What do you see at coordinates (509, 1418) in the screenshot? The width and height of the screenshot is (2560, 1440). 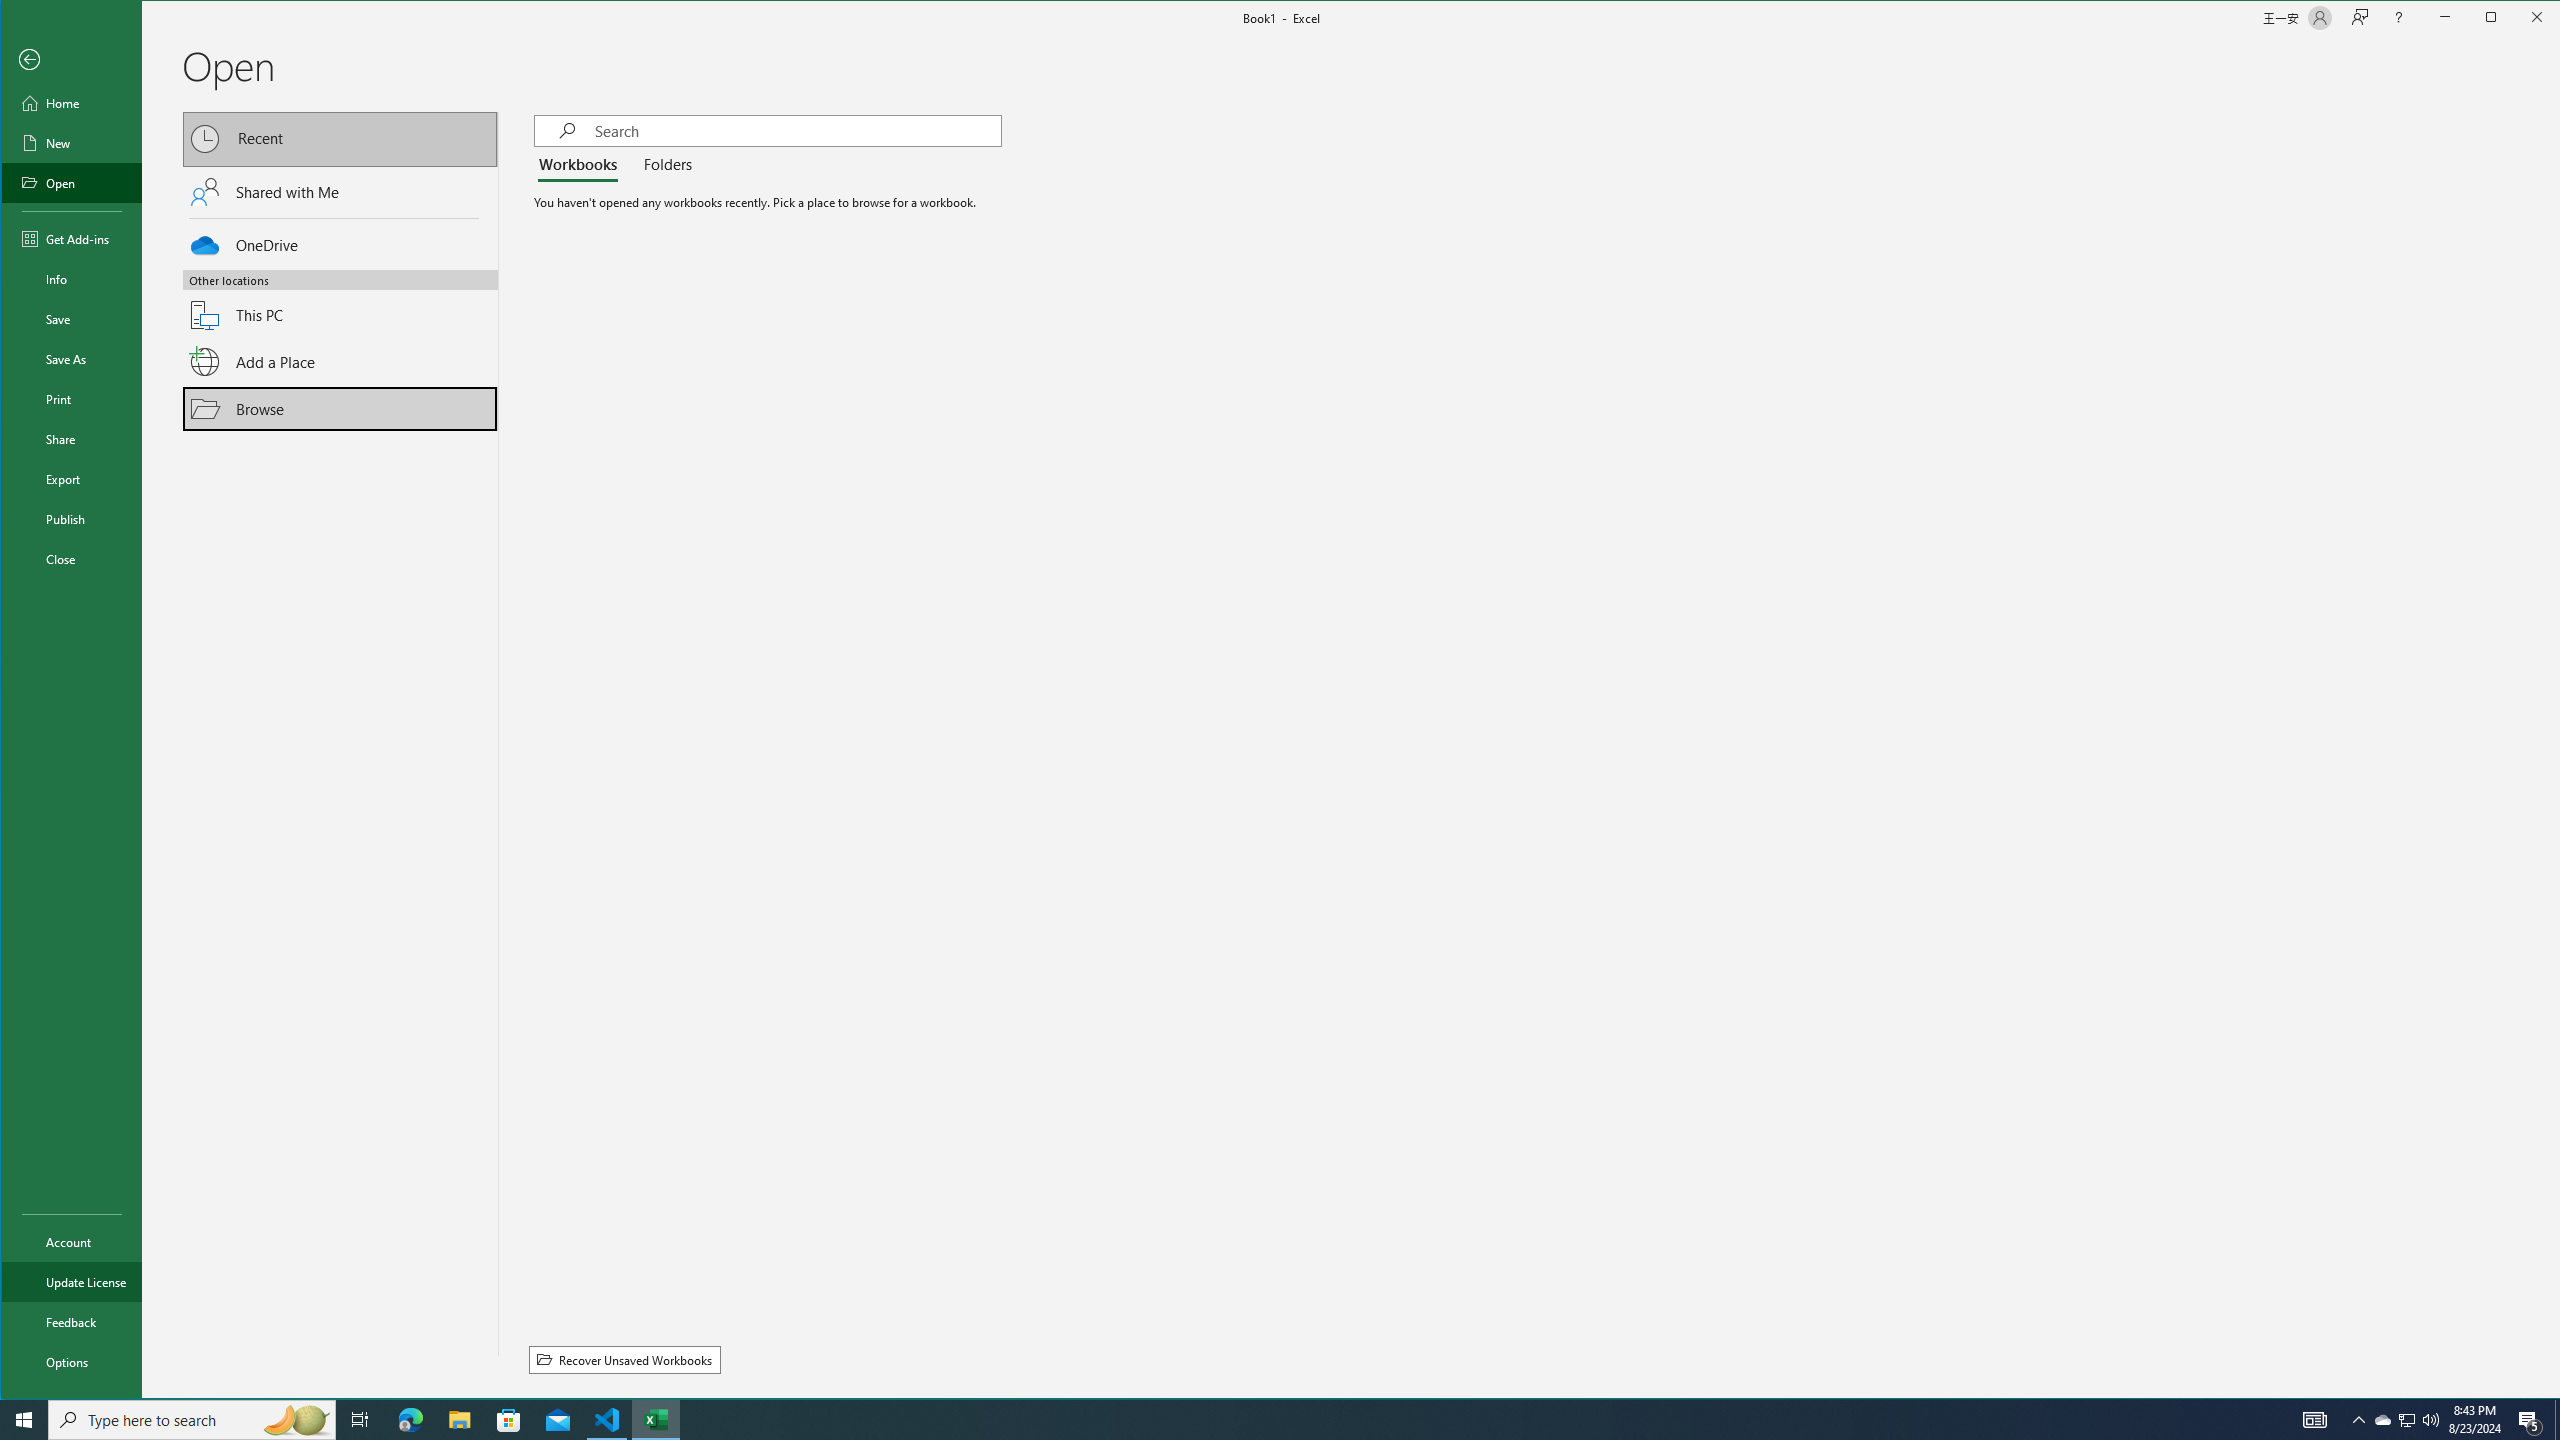 I see `'Microsoft Store'` at bounding box center [509, 1418].